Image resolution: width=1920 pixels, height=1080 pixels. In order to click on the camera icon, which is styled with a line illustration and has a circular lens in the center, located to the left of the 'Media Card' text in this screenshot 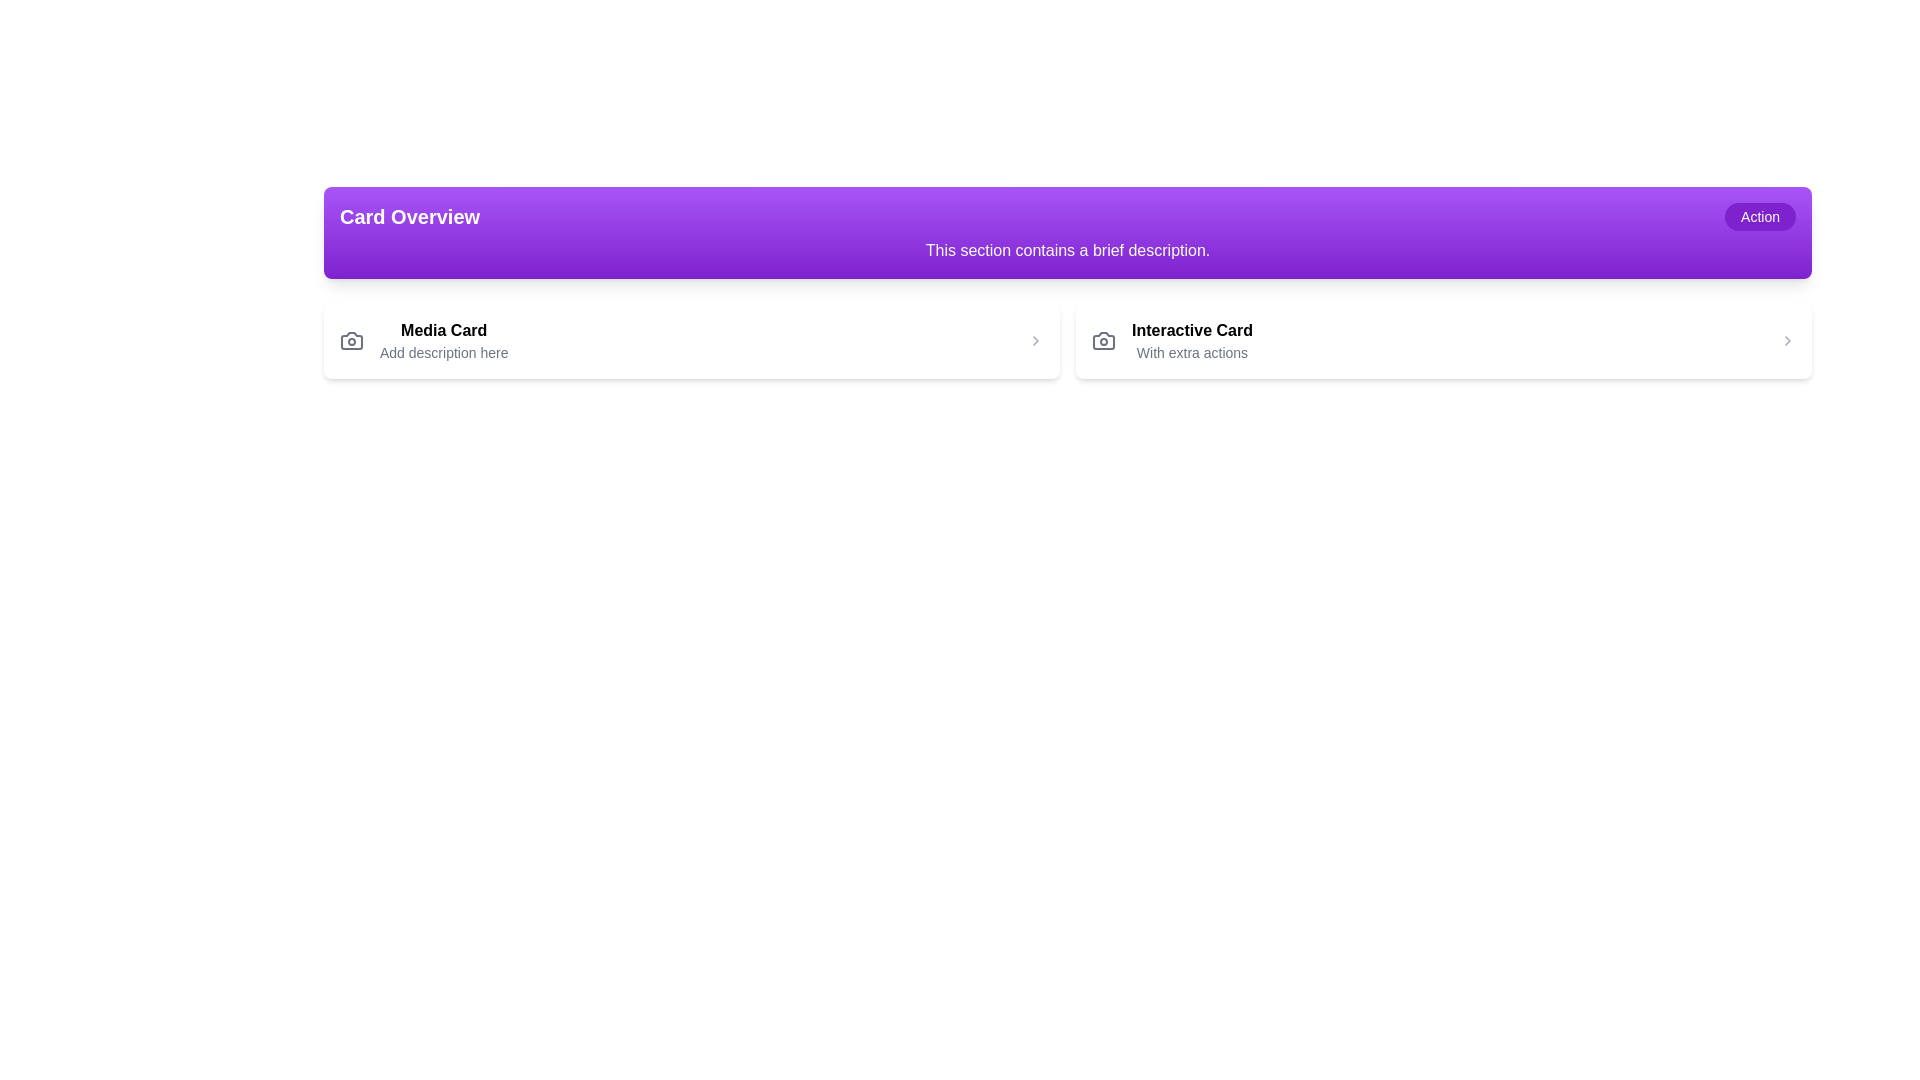, I will do `click(351, 339)`.